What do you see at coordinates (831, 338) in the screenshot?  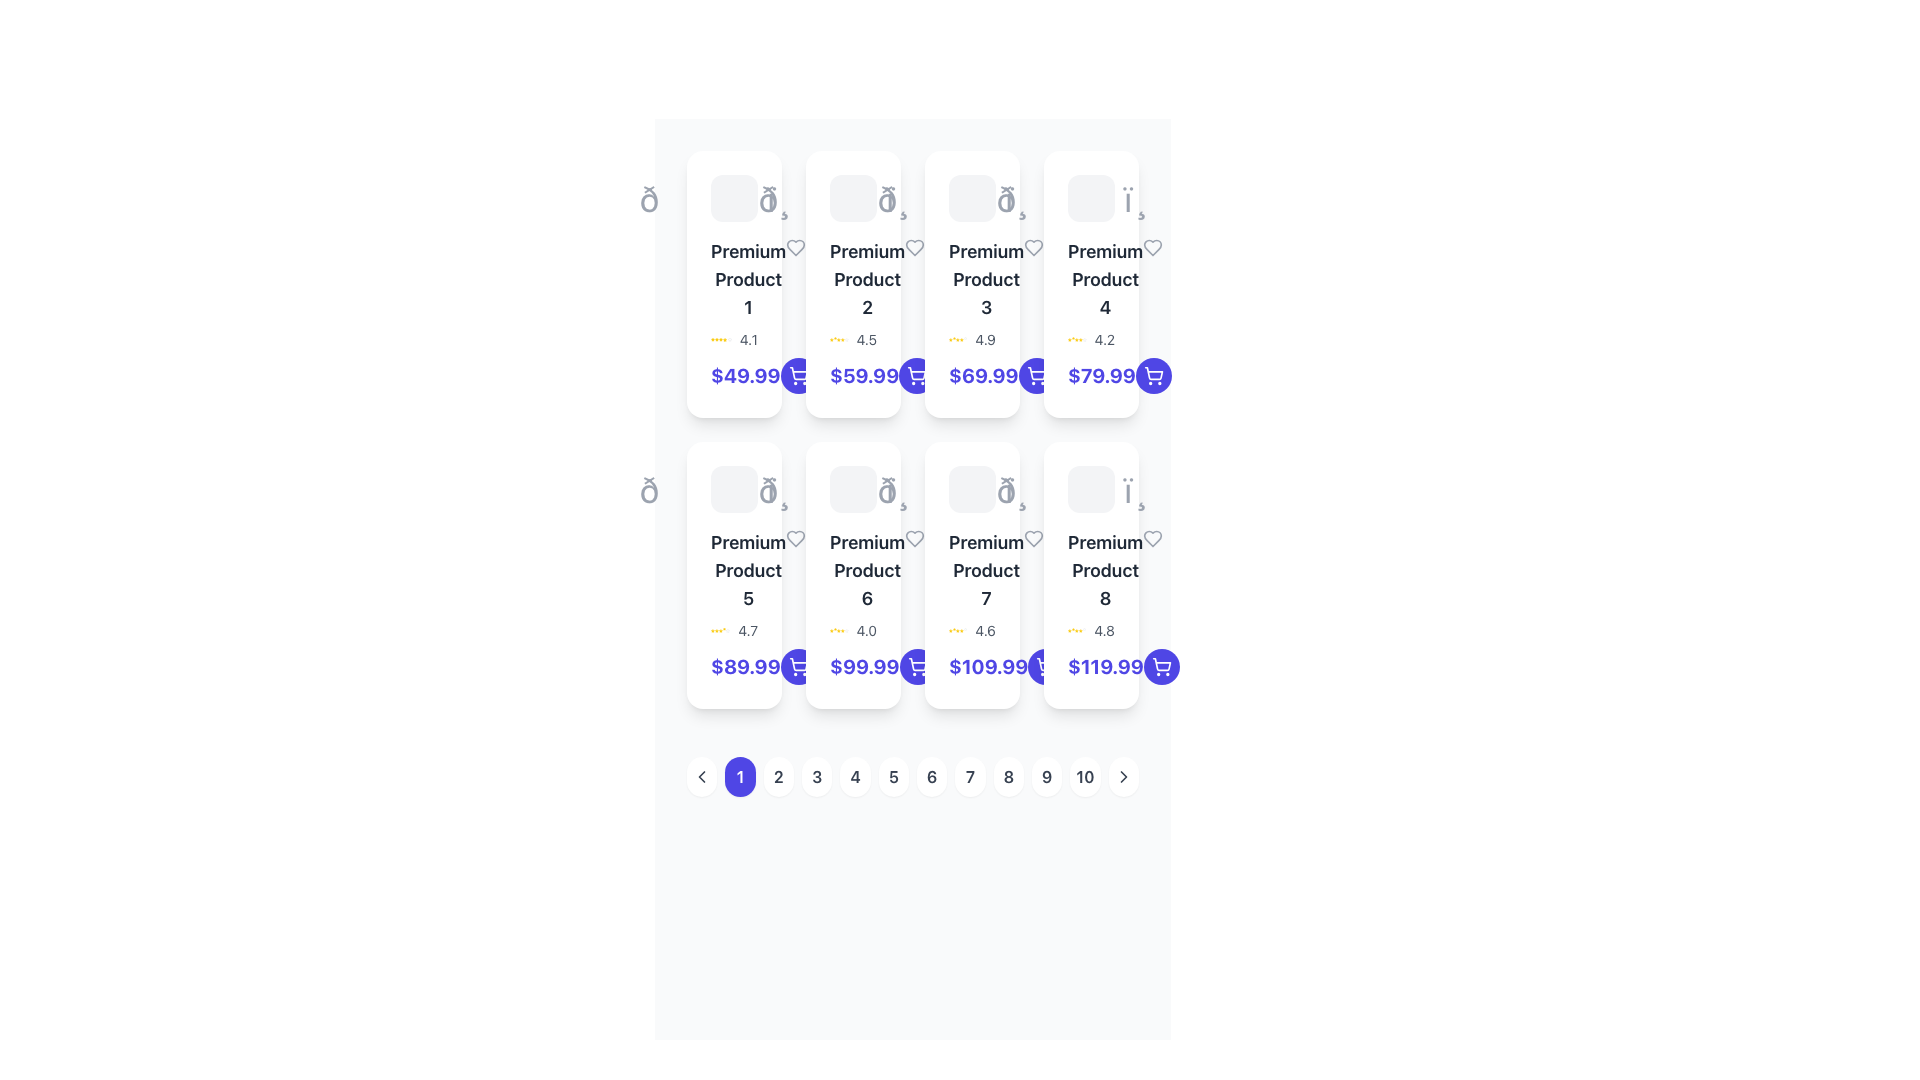 I see `the yellow star icon that is the first in a group associated with the numeric rating of '4.5', located beneath the title 'Premium Product 2' in the second card of the top row` at bounding box center [831, 338].